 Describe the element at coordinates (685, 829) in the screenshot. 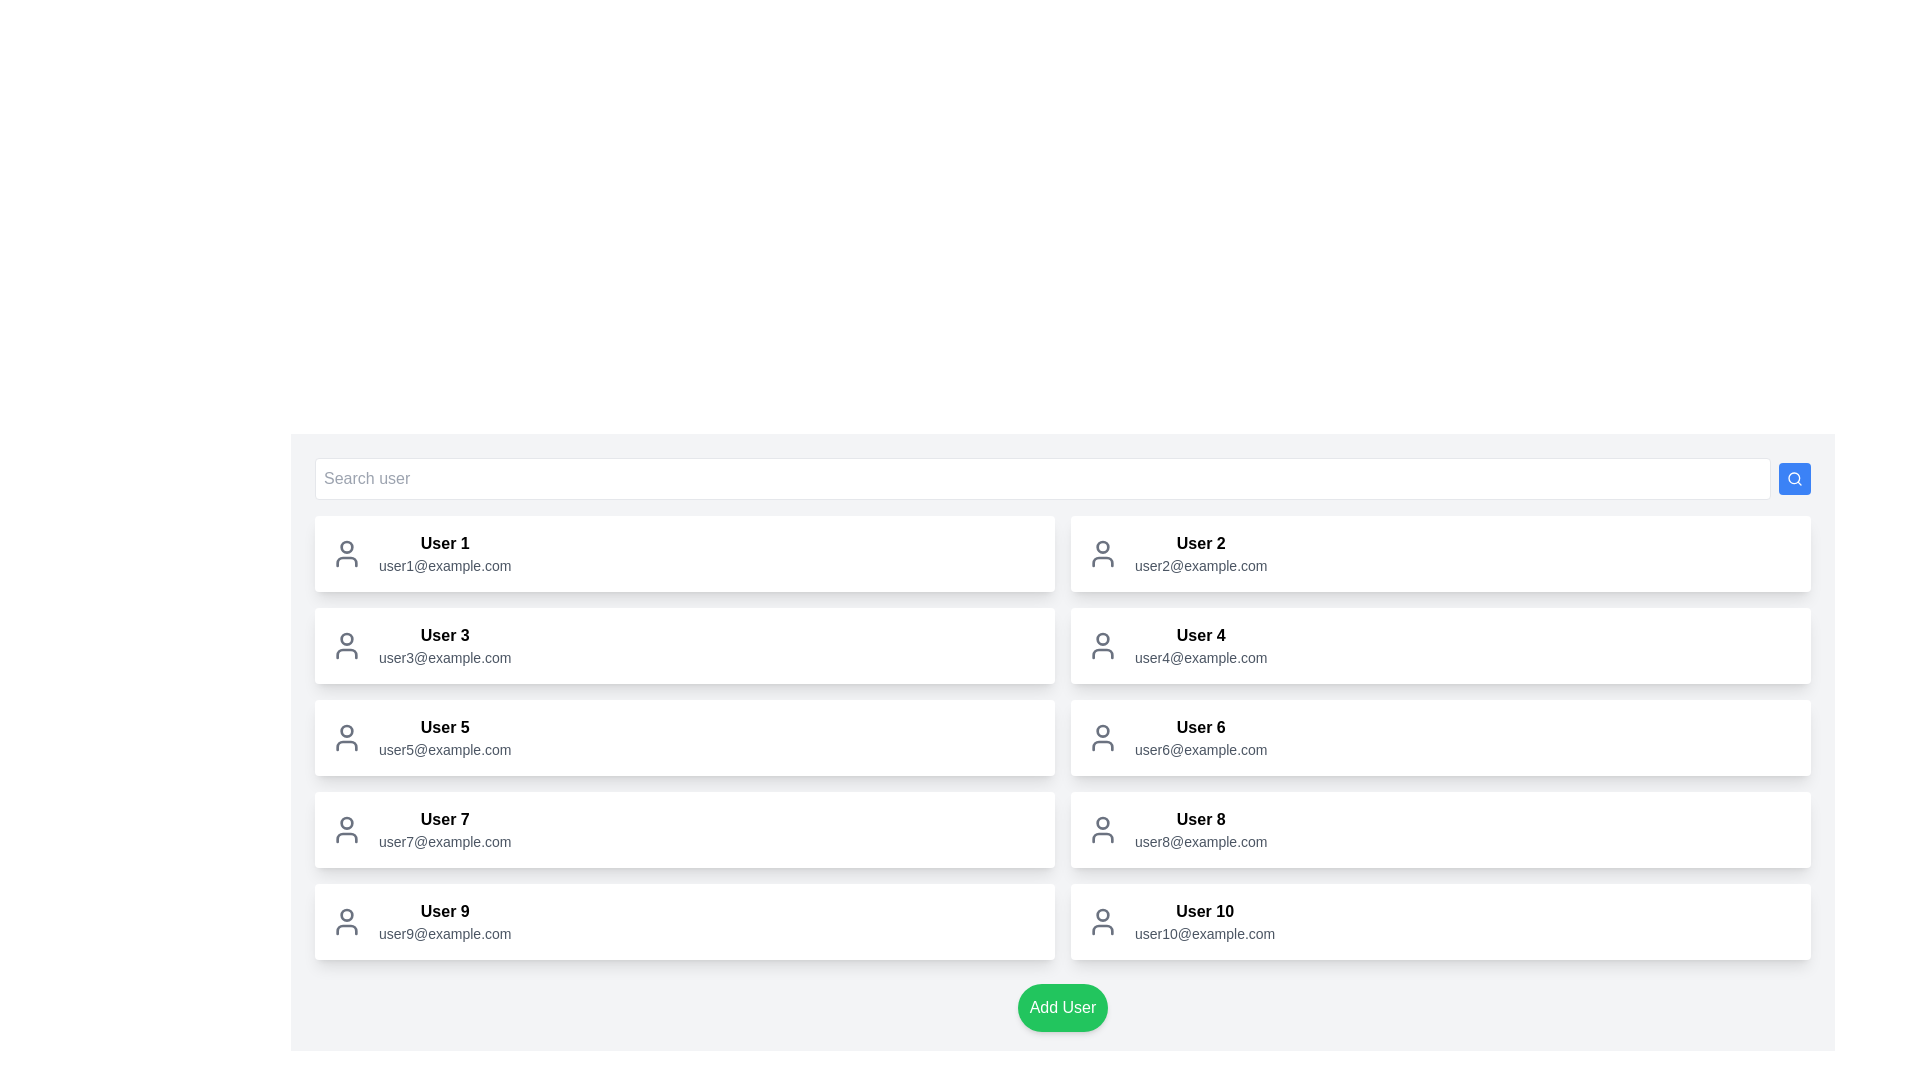

I see `the User Profile Card displaying user details including name and email address, positioned as the 7th item in a grid layout` at that location.